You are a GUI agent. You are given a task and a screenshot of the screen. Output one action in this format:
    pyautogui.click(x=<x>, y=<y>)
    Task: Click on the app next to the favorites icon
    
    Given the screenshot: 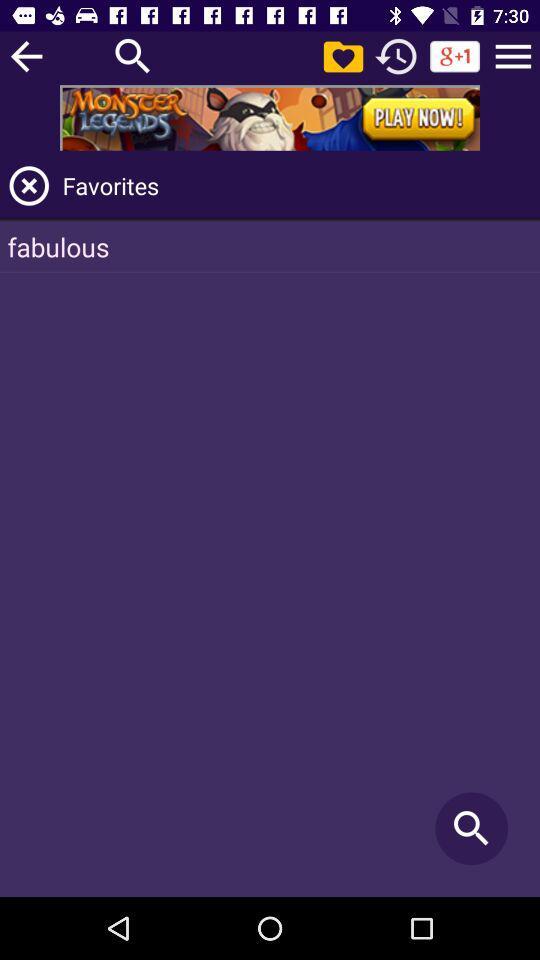 What is the action you would take?
    pyautogui.click(x=28, y=186)
    